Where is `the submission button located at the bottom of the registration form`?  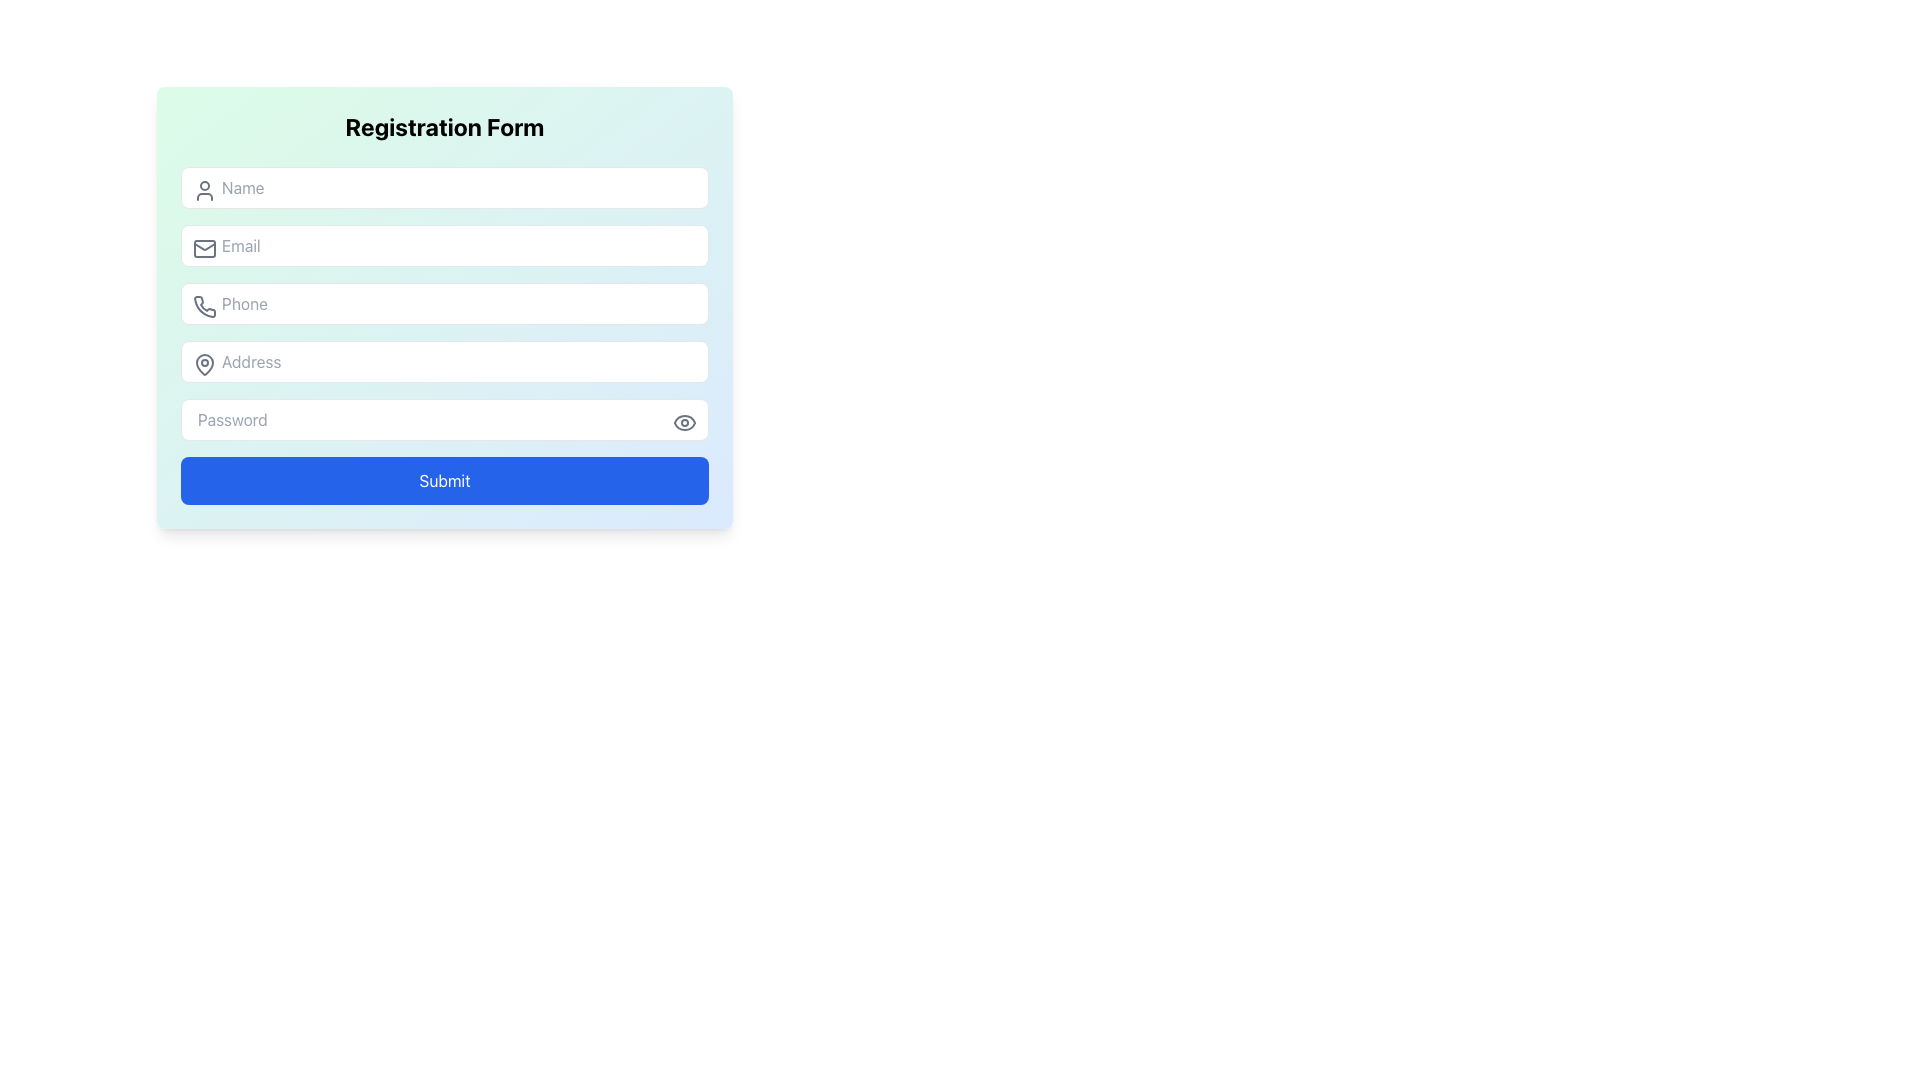 the submission button located at the bottom of the registration form is located at coordinates (444, 481).